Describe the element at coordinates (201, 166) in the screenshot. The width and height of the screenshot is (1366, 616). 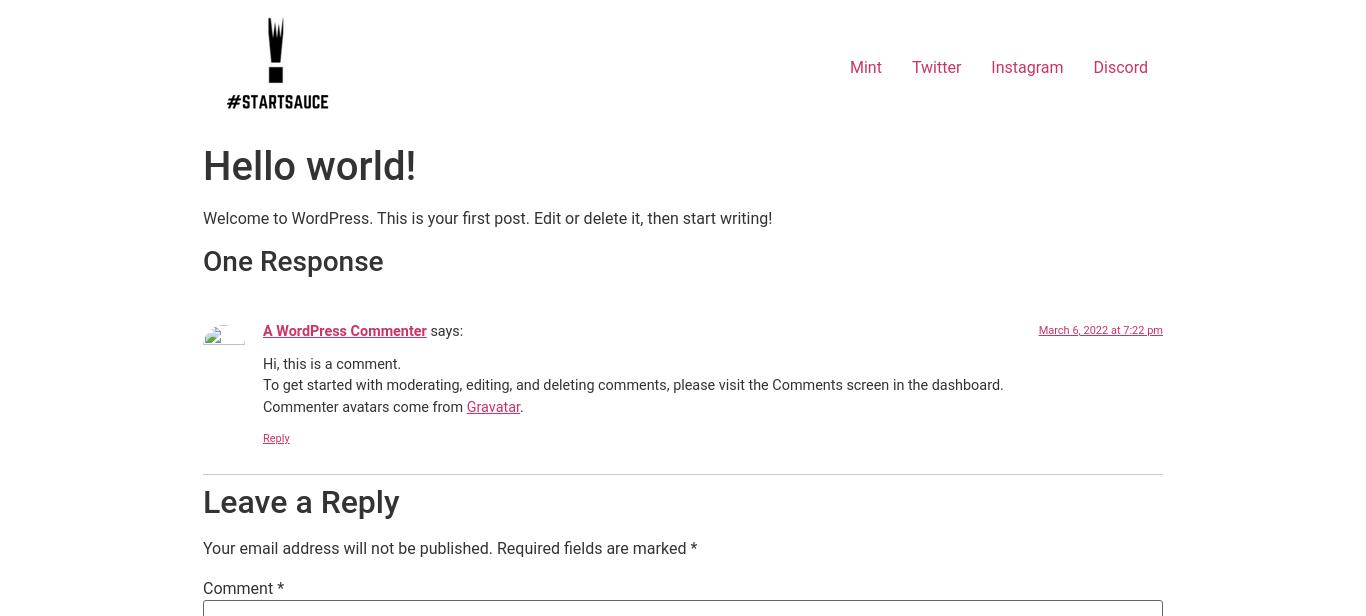
I see `'Hello world!'` at that location.